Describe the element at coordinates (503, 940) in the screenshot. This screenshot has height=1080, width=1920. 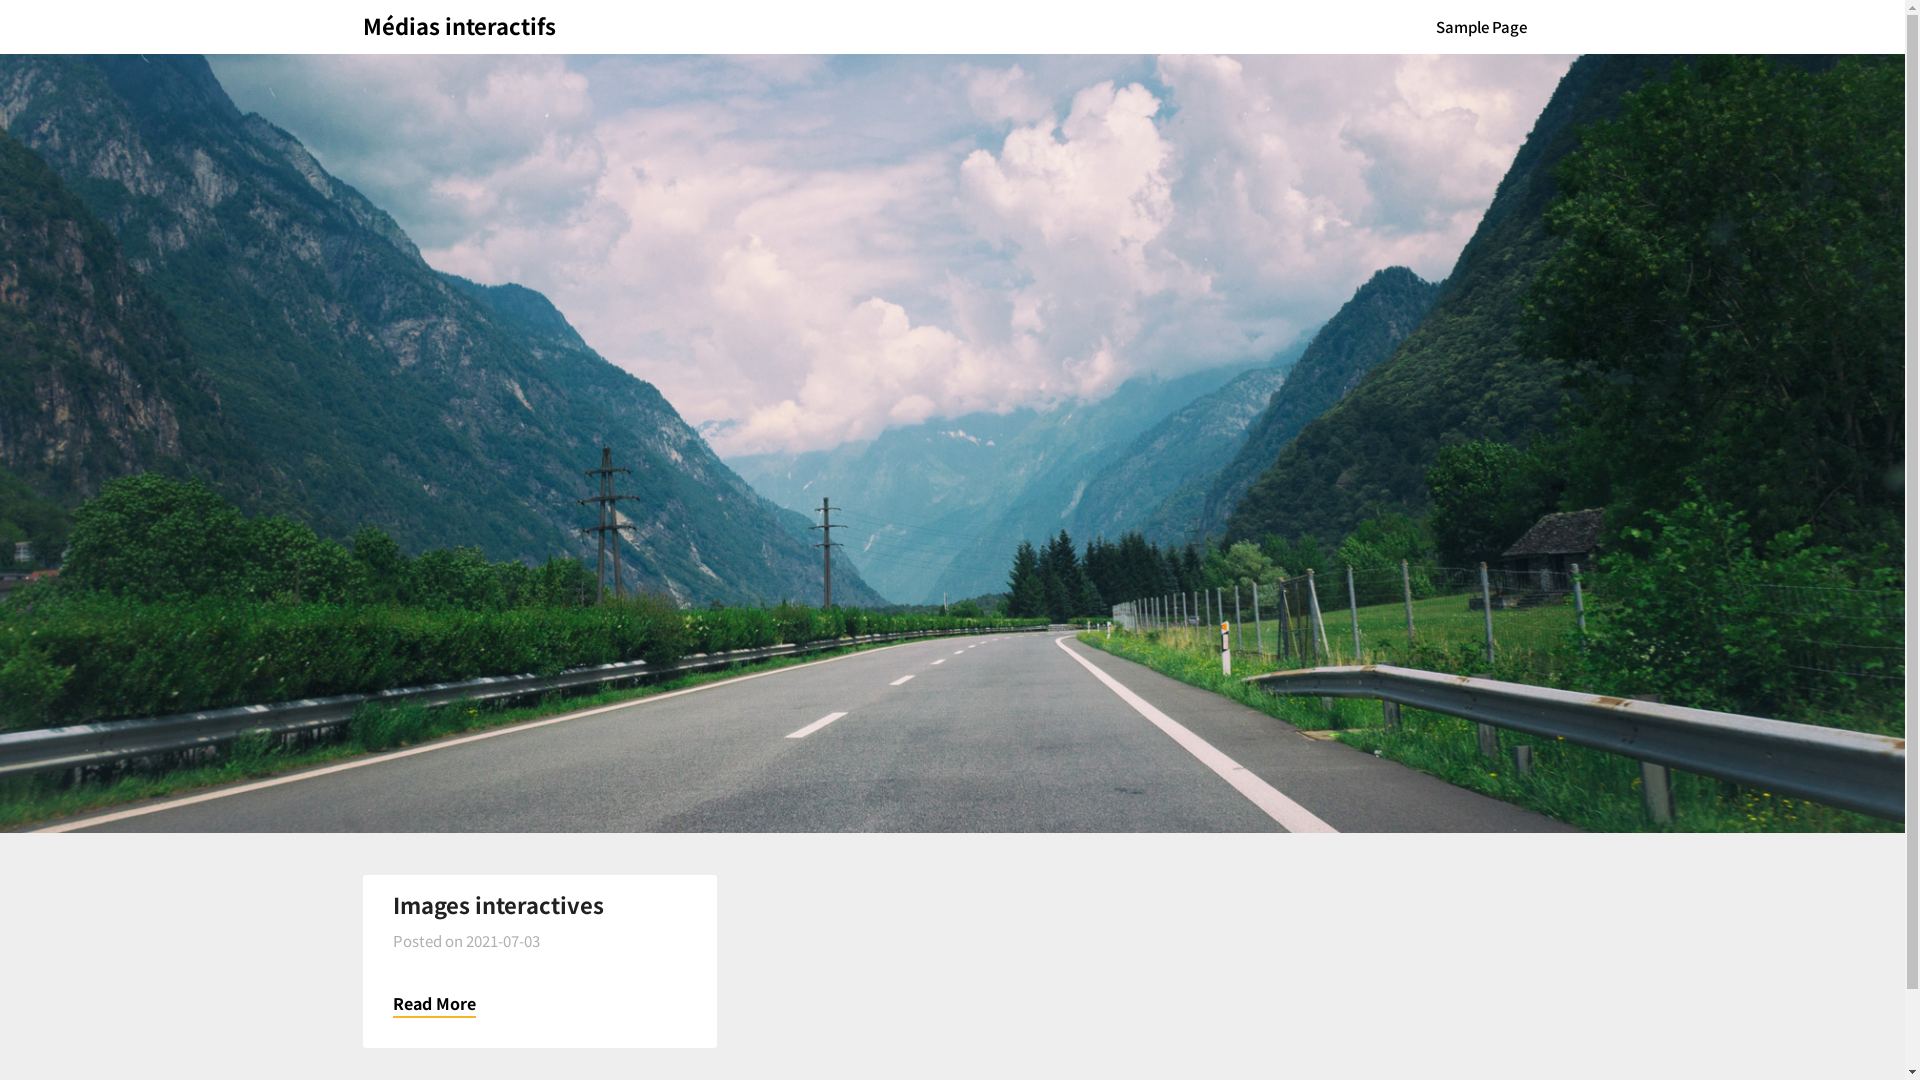
I see `'2021-07-03'` at that location.